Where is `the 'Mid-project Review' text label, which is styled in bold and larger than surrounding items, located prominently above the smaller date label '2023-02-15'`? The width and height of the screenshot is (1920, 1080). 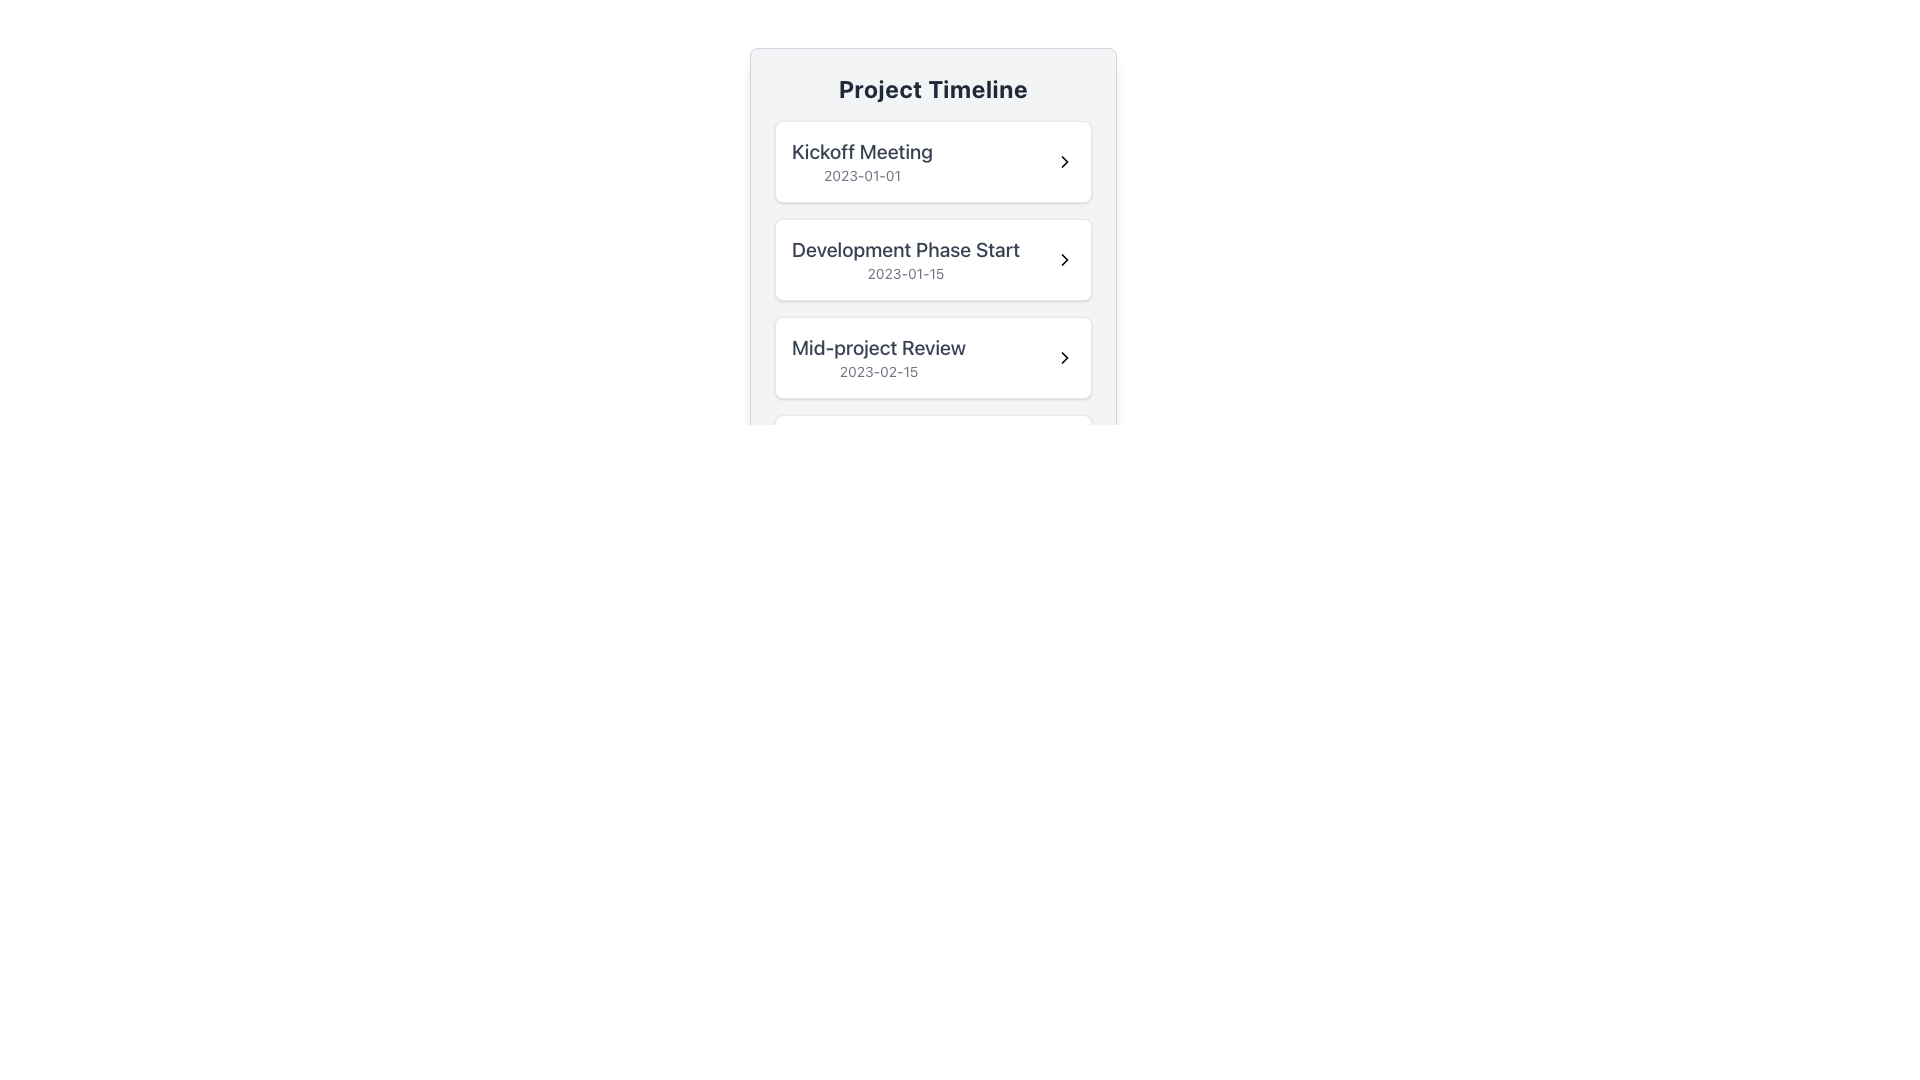 the 'Mid-project Review' text label, which is styled in bold and larger than surrounding items, located prominently above the smaller date label '2023-02-15' is located at coordinates (878, 346).